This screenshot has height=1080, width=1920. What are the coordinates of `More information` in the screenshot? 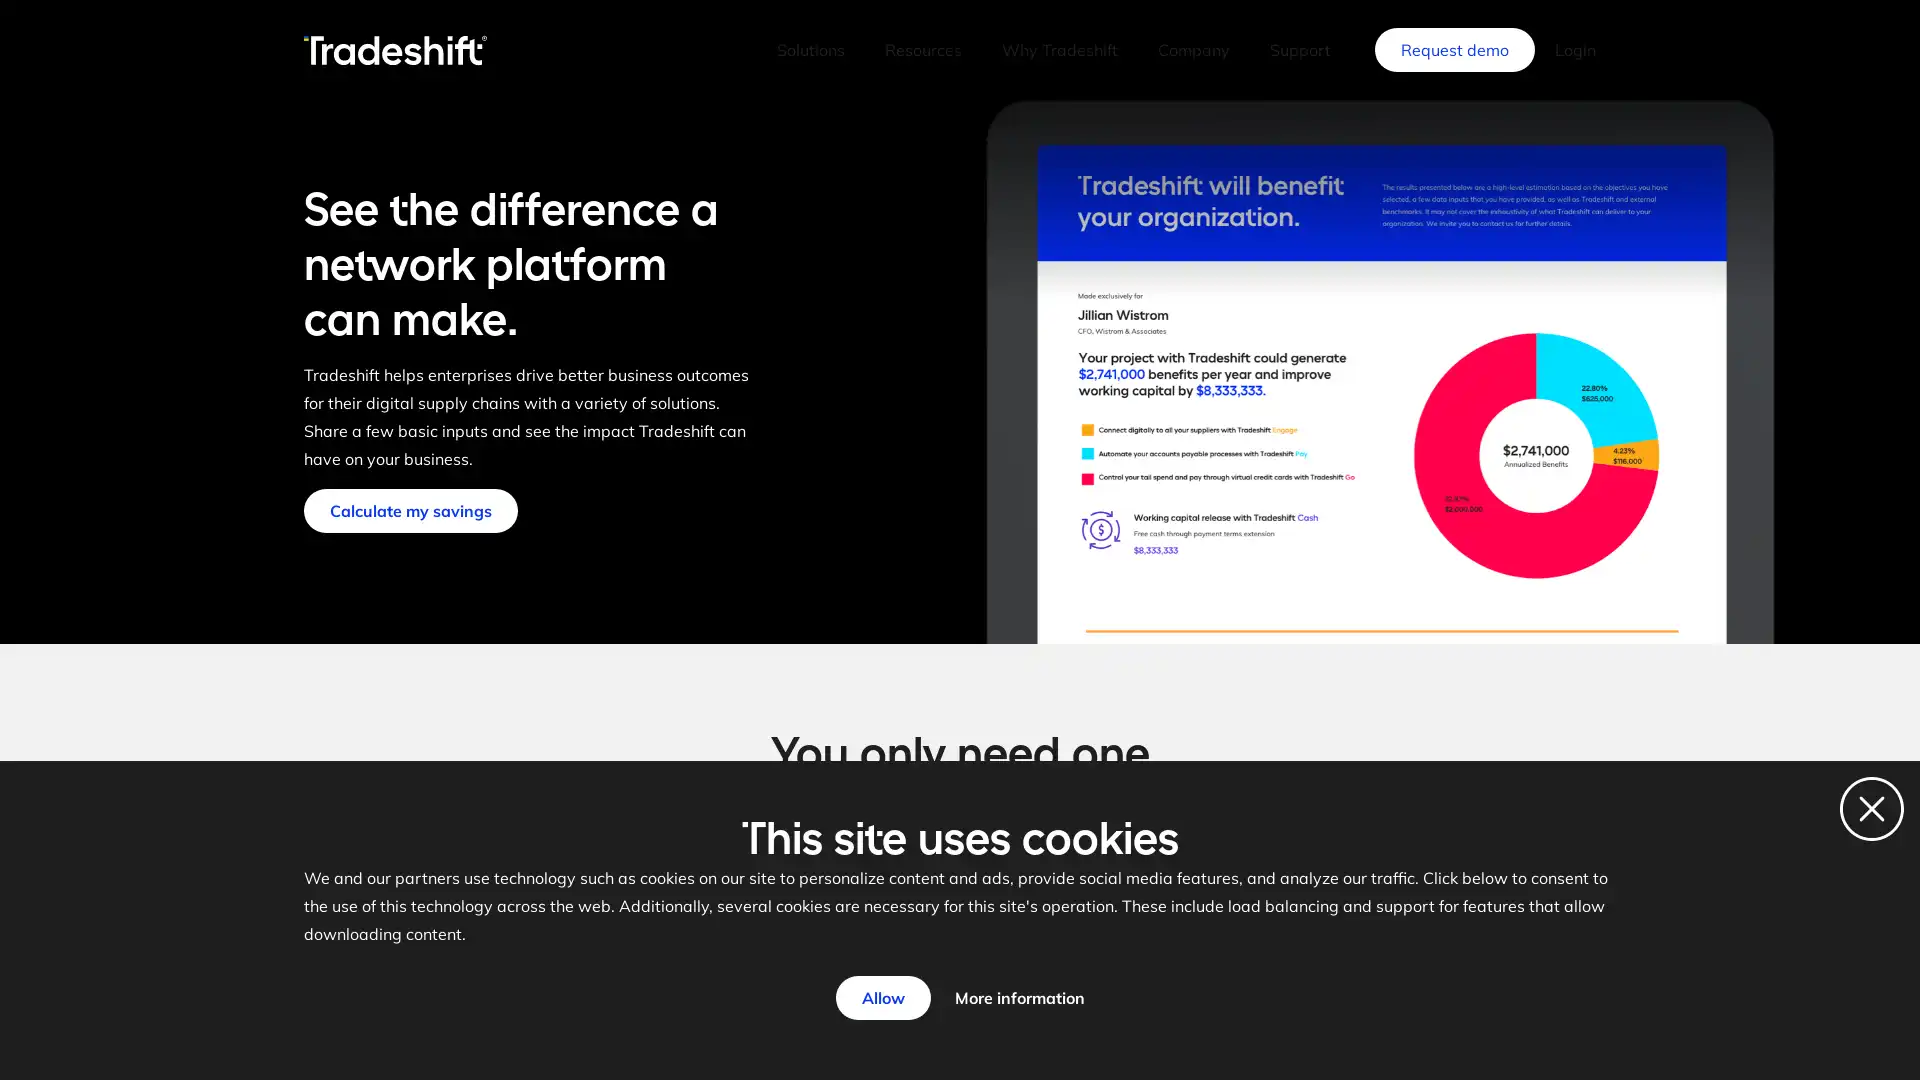 It's located at (1018, 998).